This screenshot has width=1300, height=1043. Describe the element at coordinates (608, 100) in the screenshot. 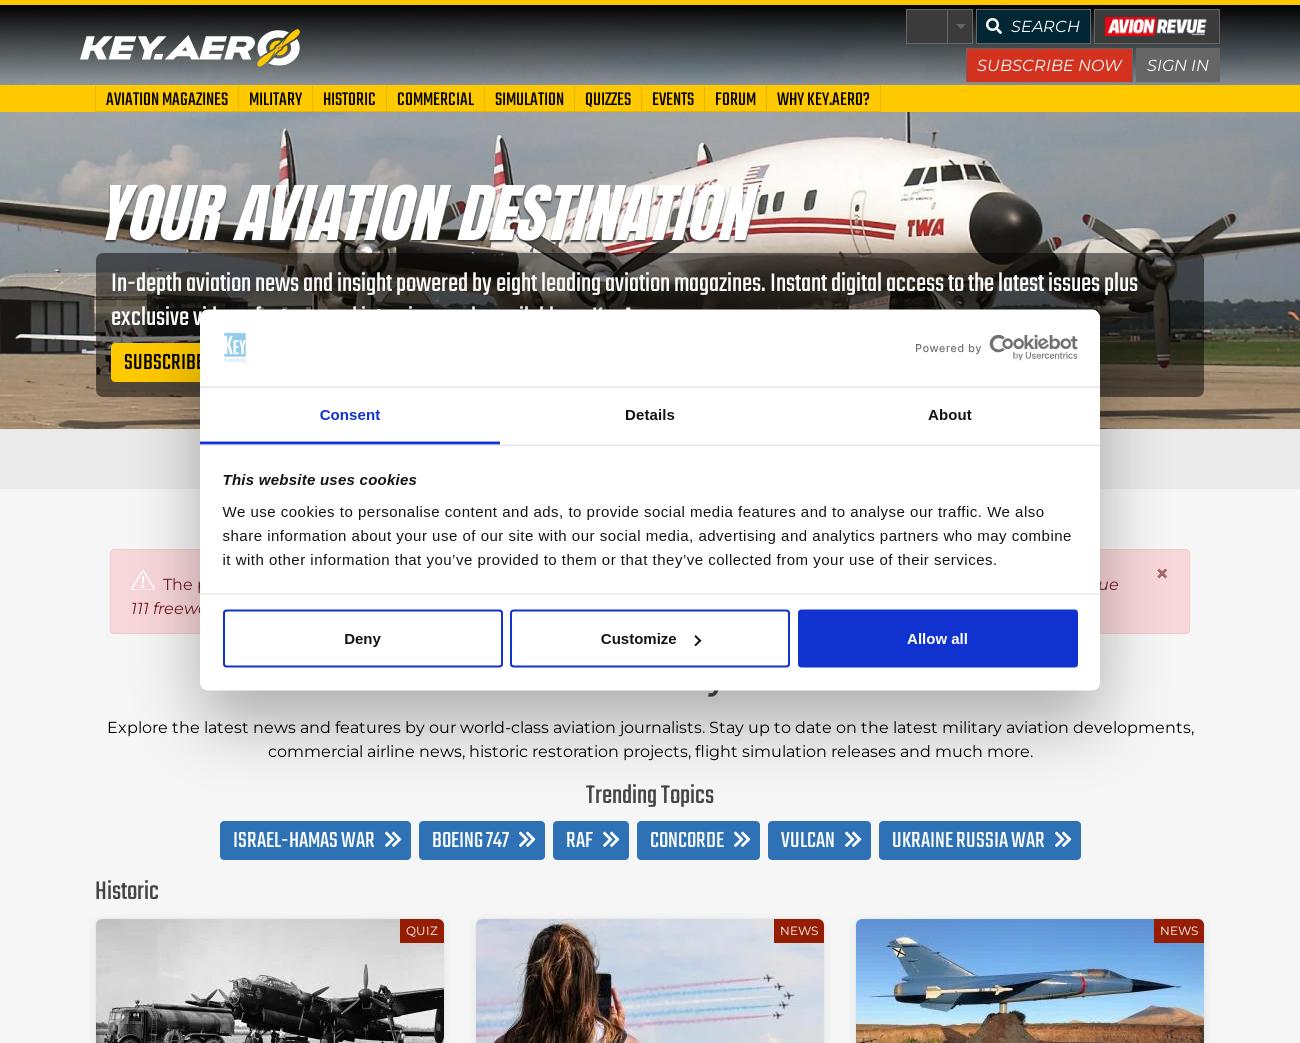

I see `'Quizzes'` at that location.